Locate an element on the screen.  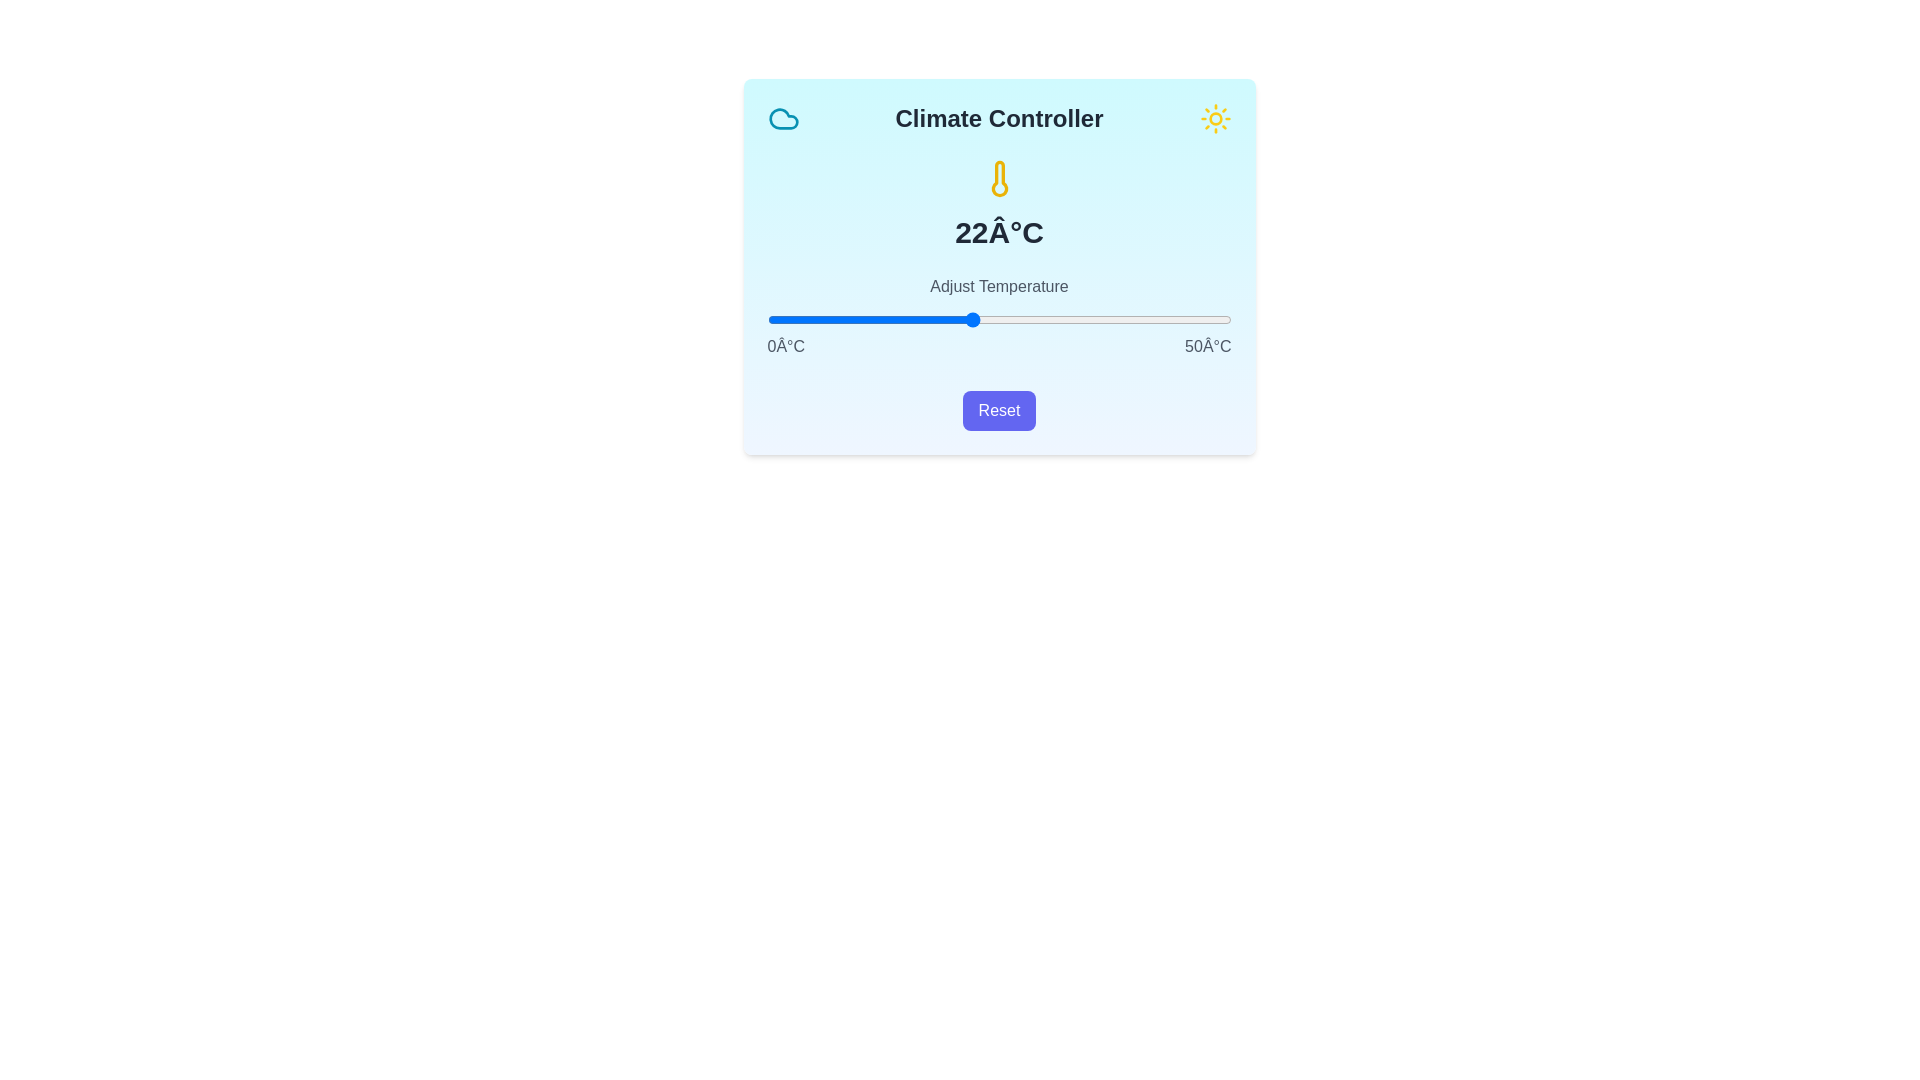
the temperature to 21°C using the slider is located at coordinates (962, 319).